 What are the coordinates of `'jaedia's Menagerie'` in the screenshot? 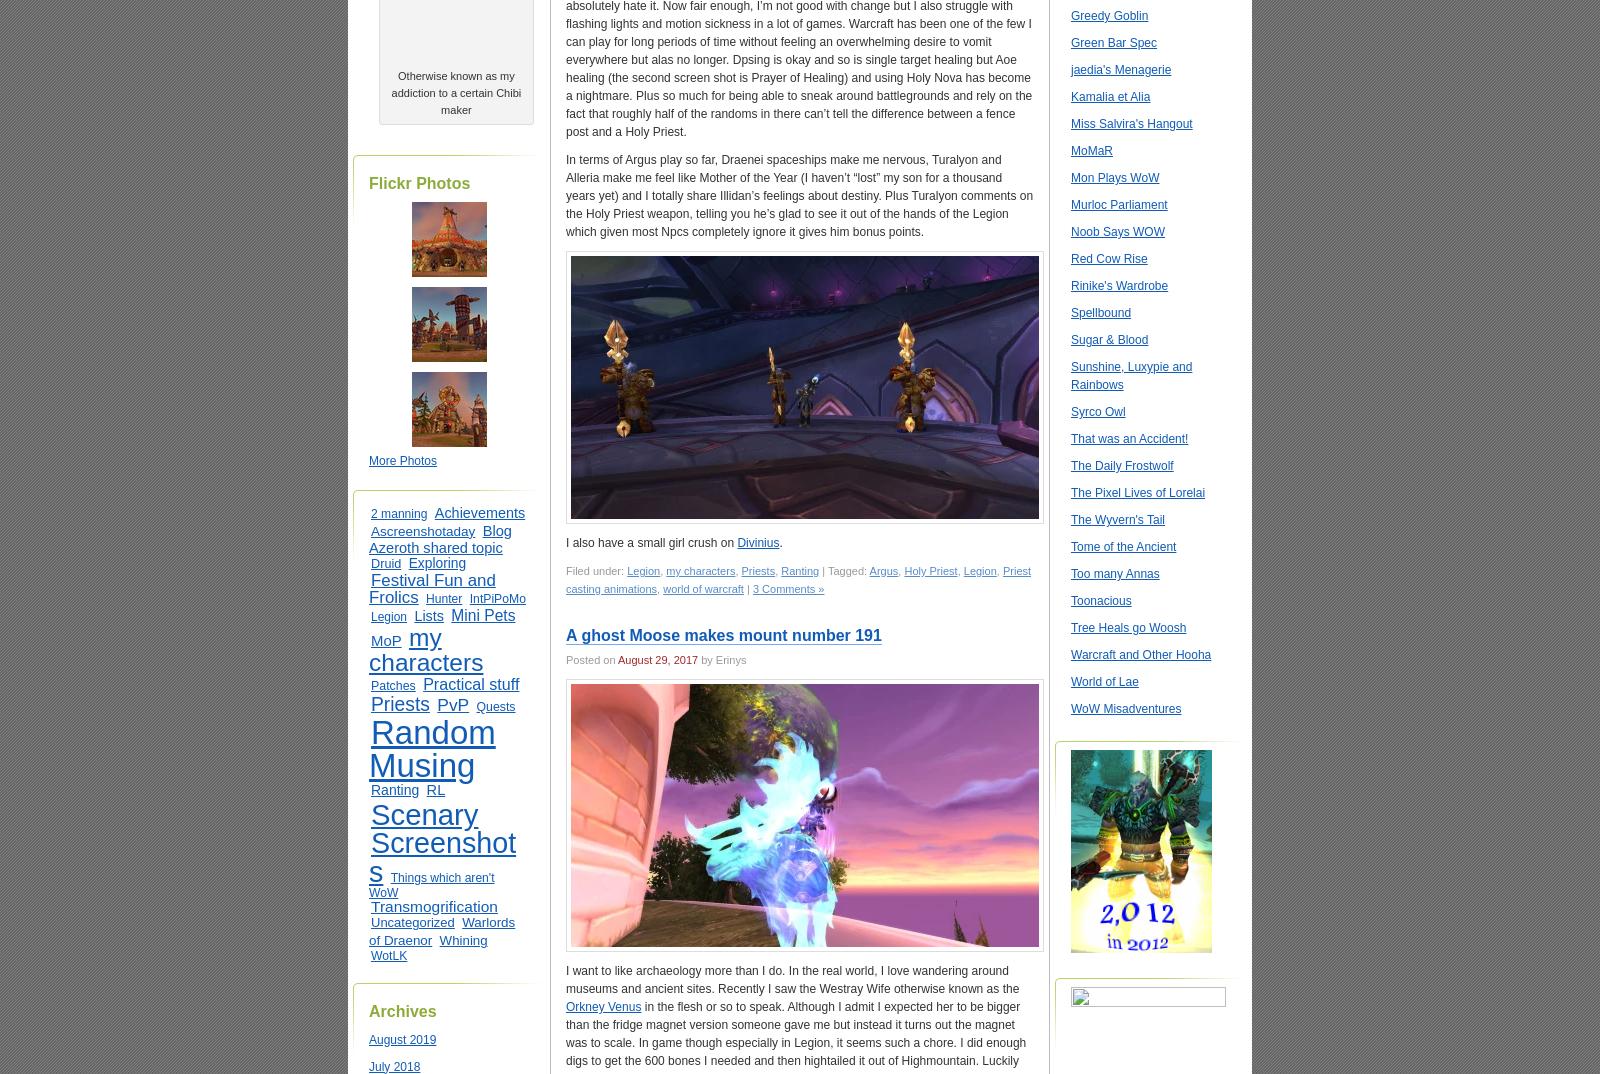 It's located at (1120, 70).